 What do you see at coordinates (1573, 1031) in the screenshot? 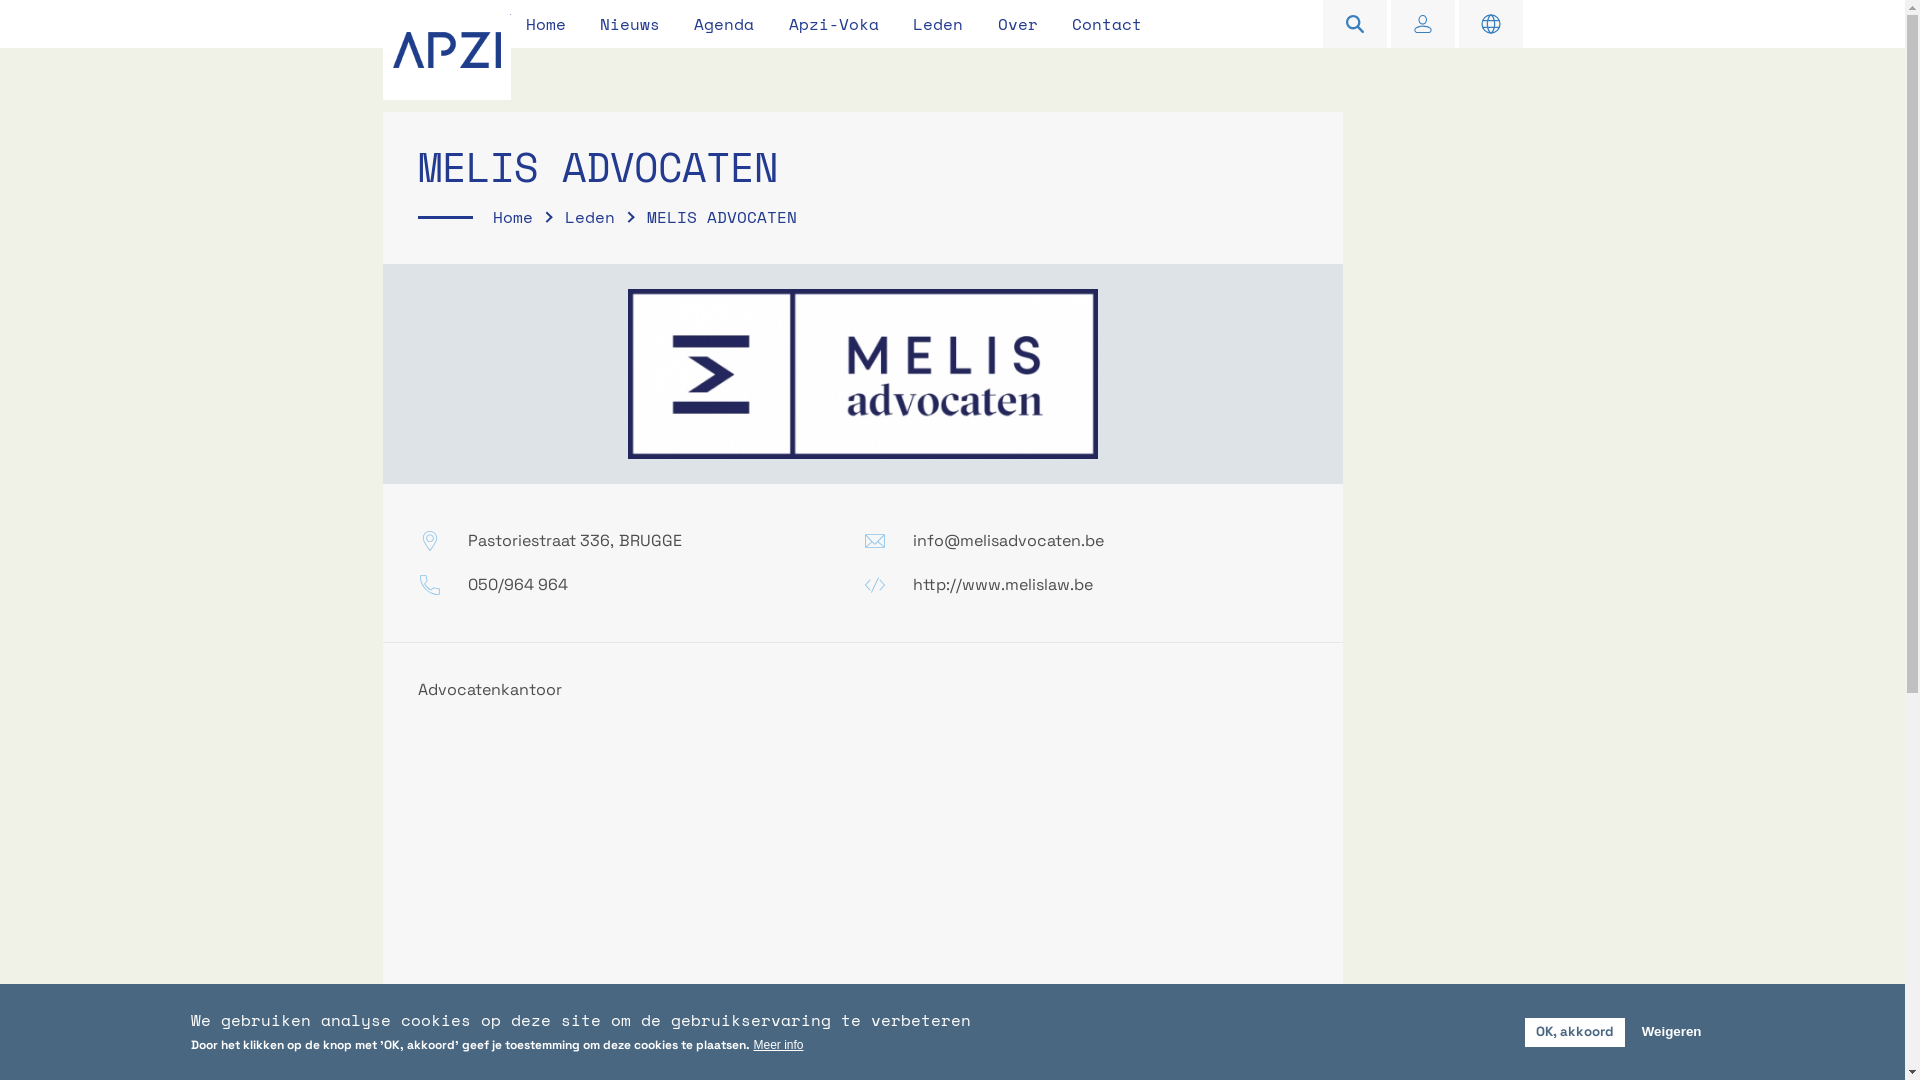
I see `'OK, akkoord'` at bounding box center [1573, 1031].